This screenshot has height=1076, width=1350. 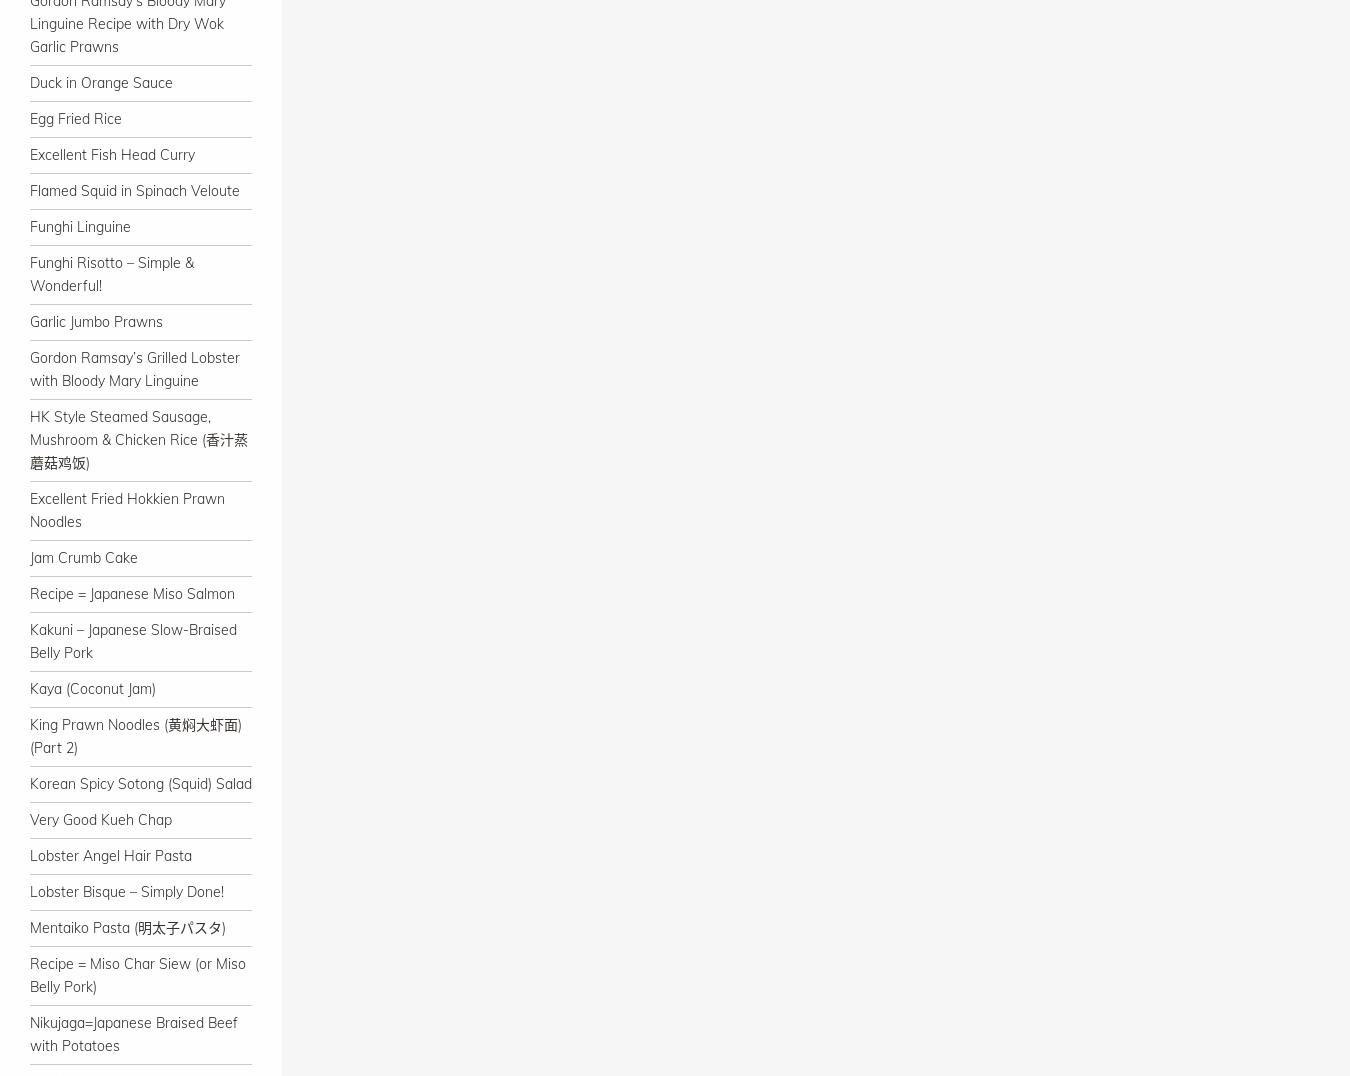 I want to click on 'Recipe = Miso Char Siew (or Miso Belly Pork)', so click(x=137, y=975).